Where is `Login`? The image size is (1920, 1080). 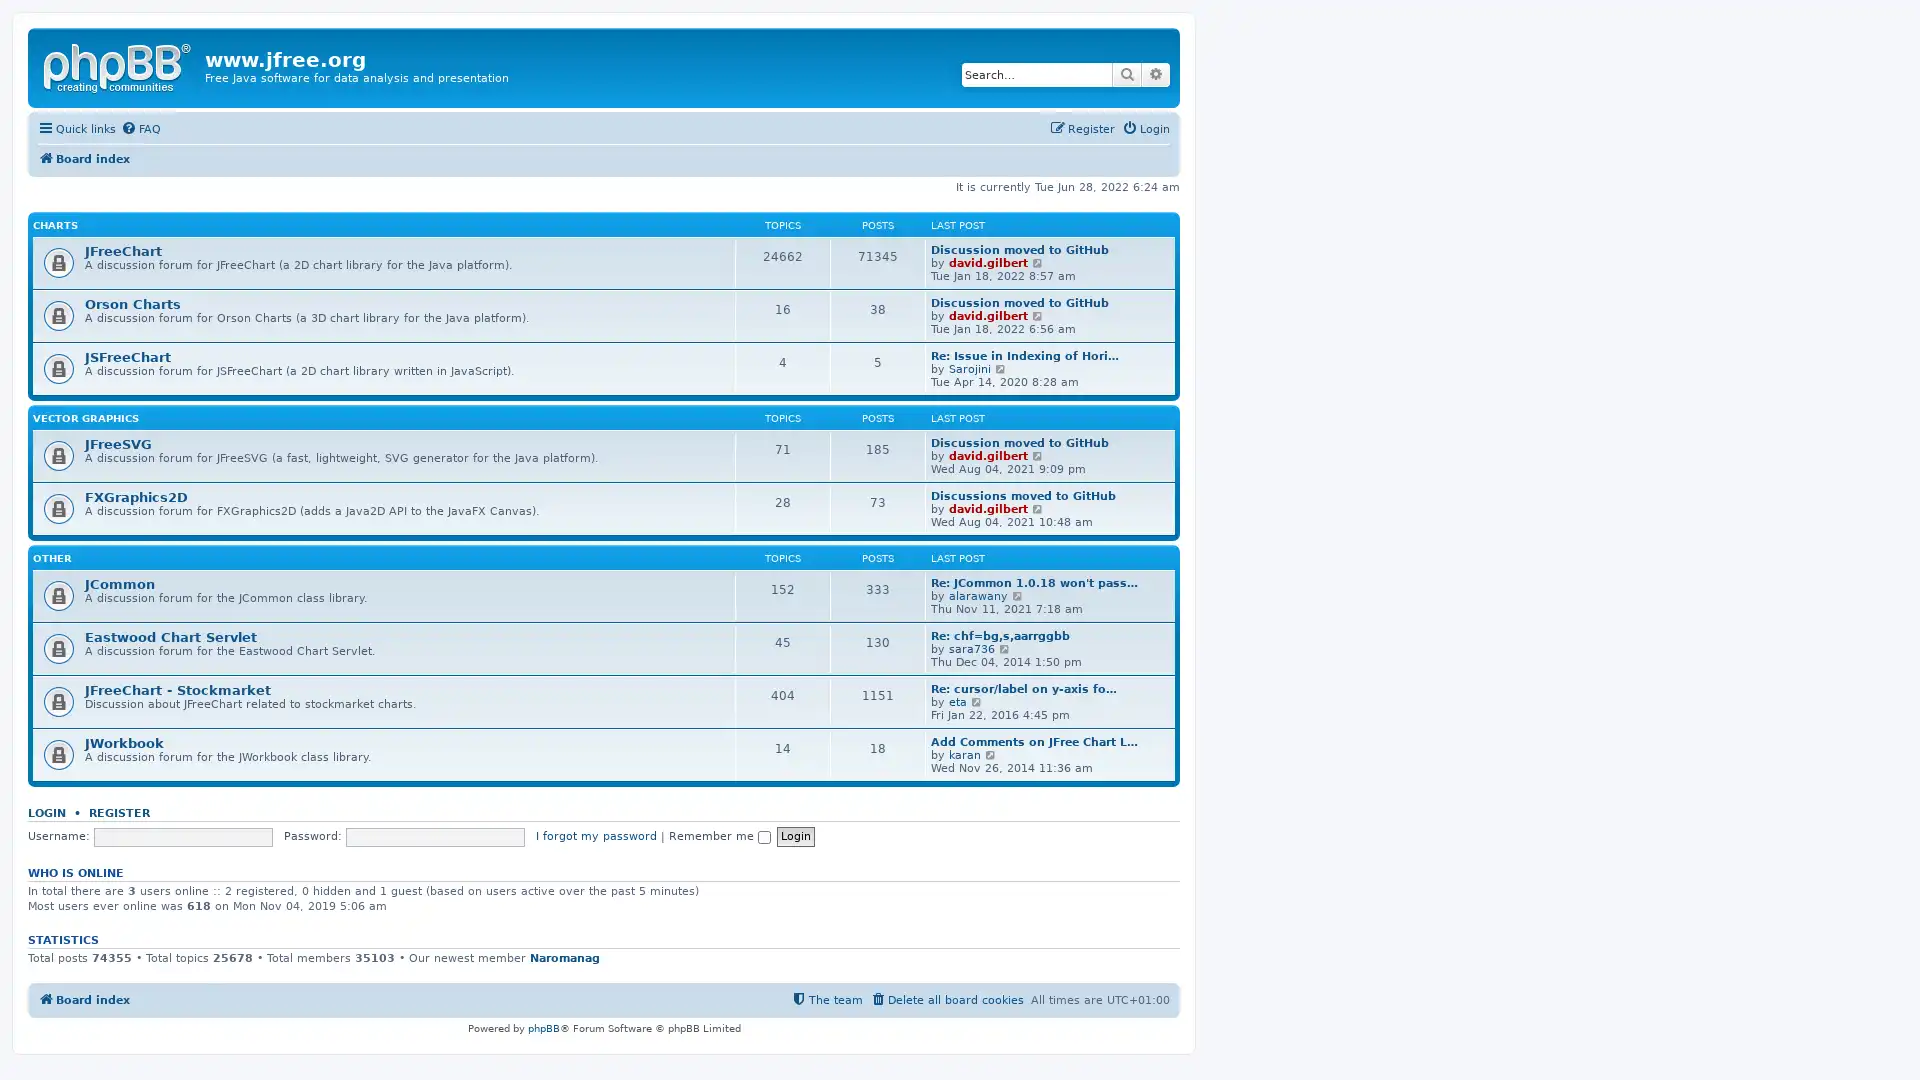 Login is located at coordinates (794, 836).